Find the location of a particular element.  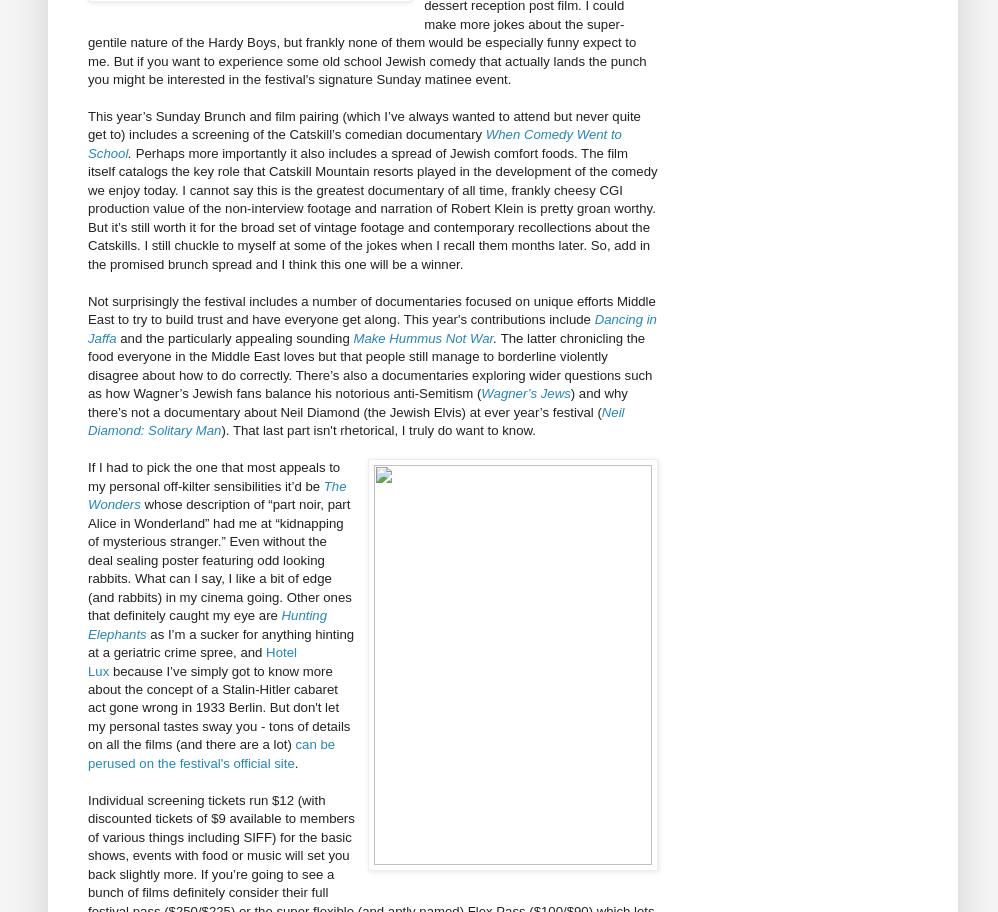

'Make Hummus Not War' is located at coordinates (422, 337).